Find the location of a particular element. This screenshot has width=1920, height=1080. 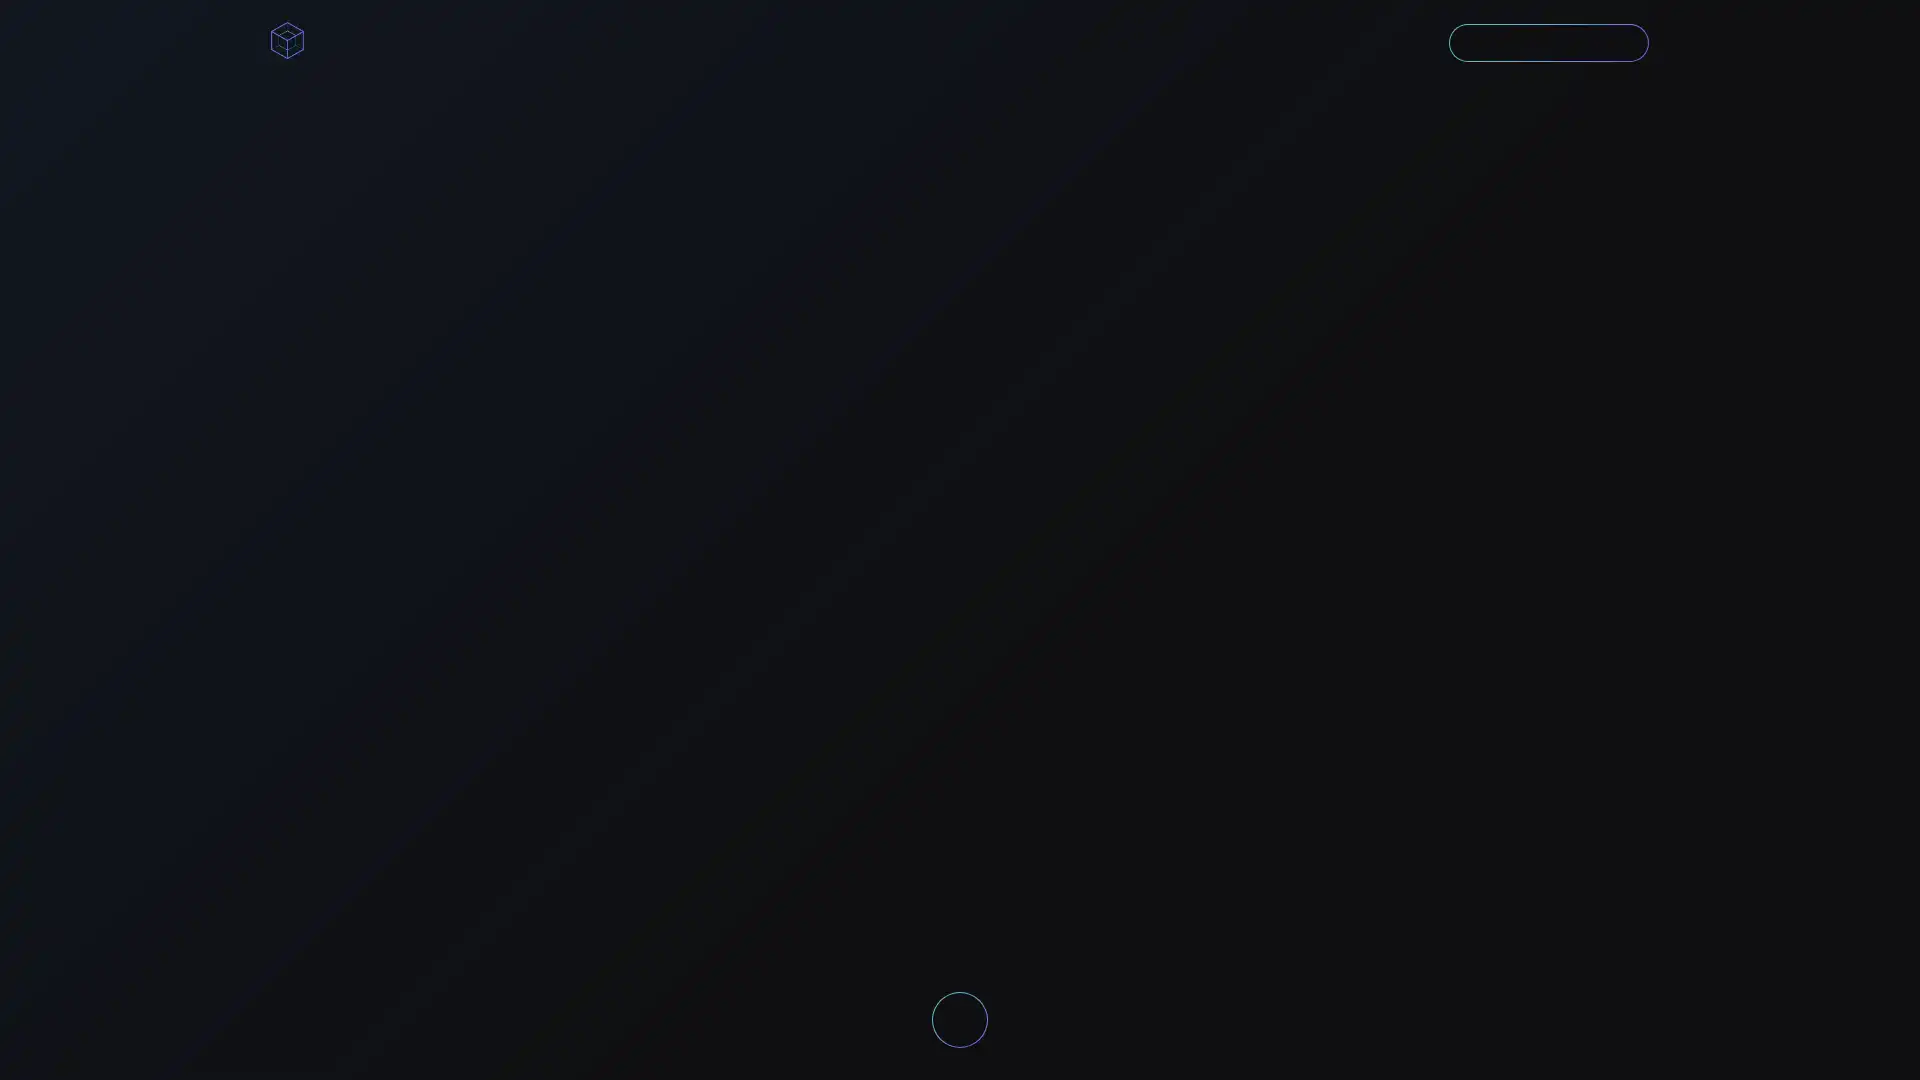

Connect Wallet is located at coordinates (1520, 42).